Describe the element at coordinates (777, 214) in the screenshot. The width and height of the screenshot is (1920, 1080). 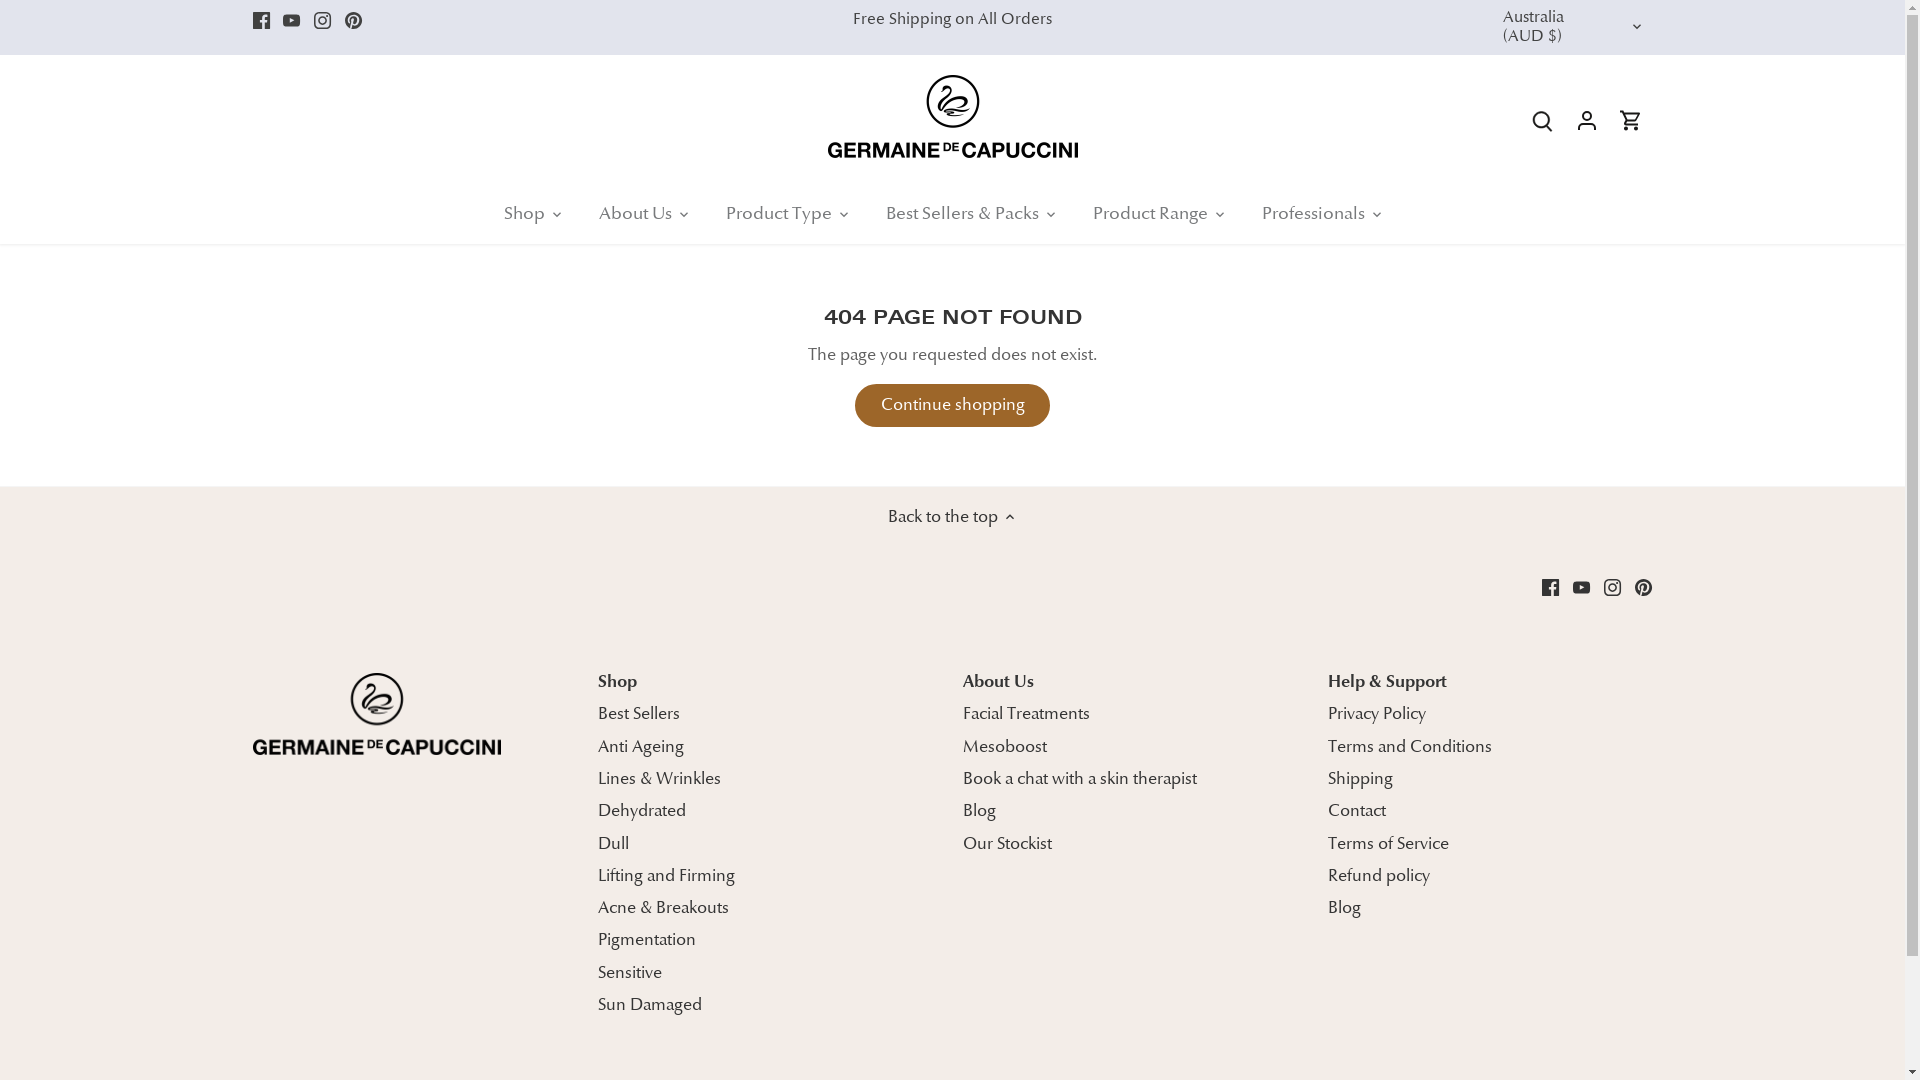
I see `'Product Type'` at that location.